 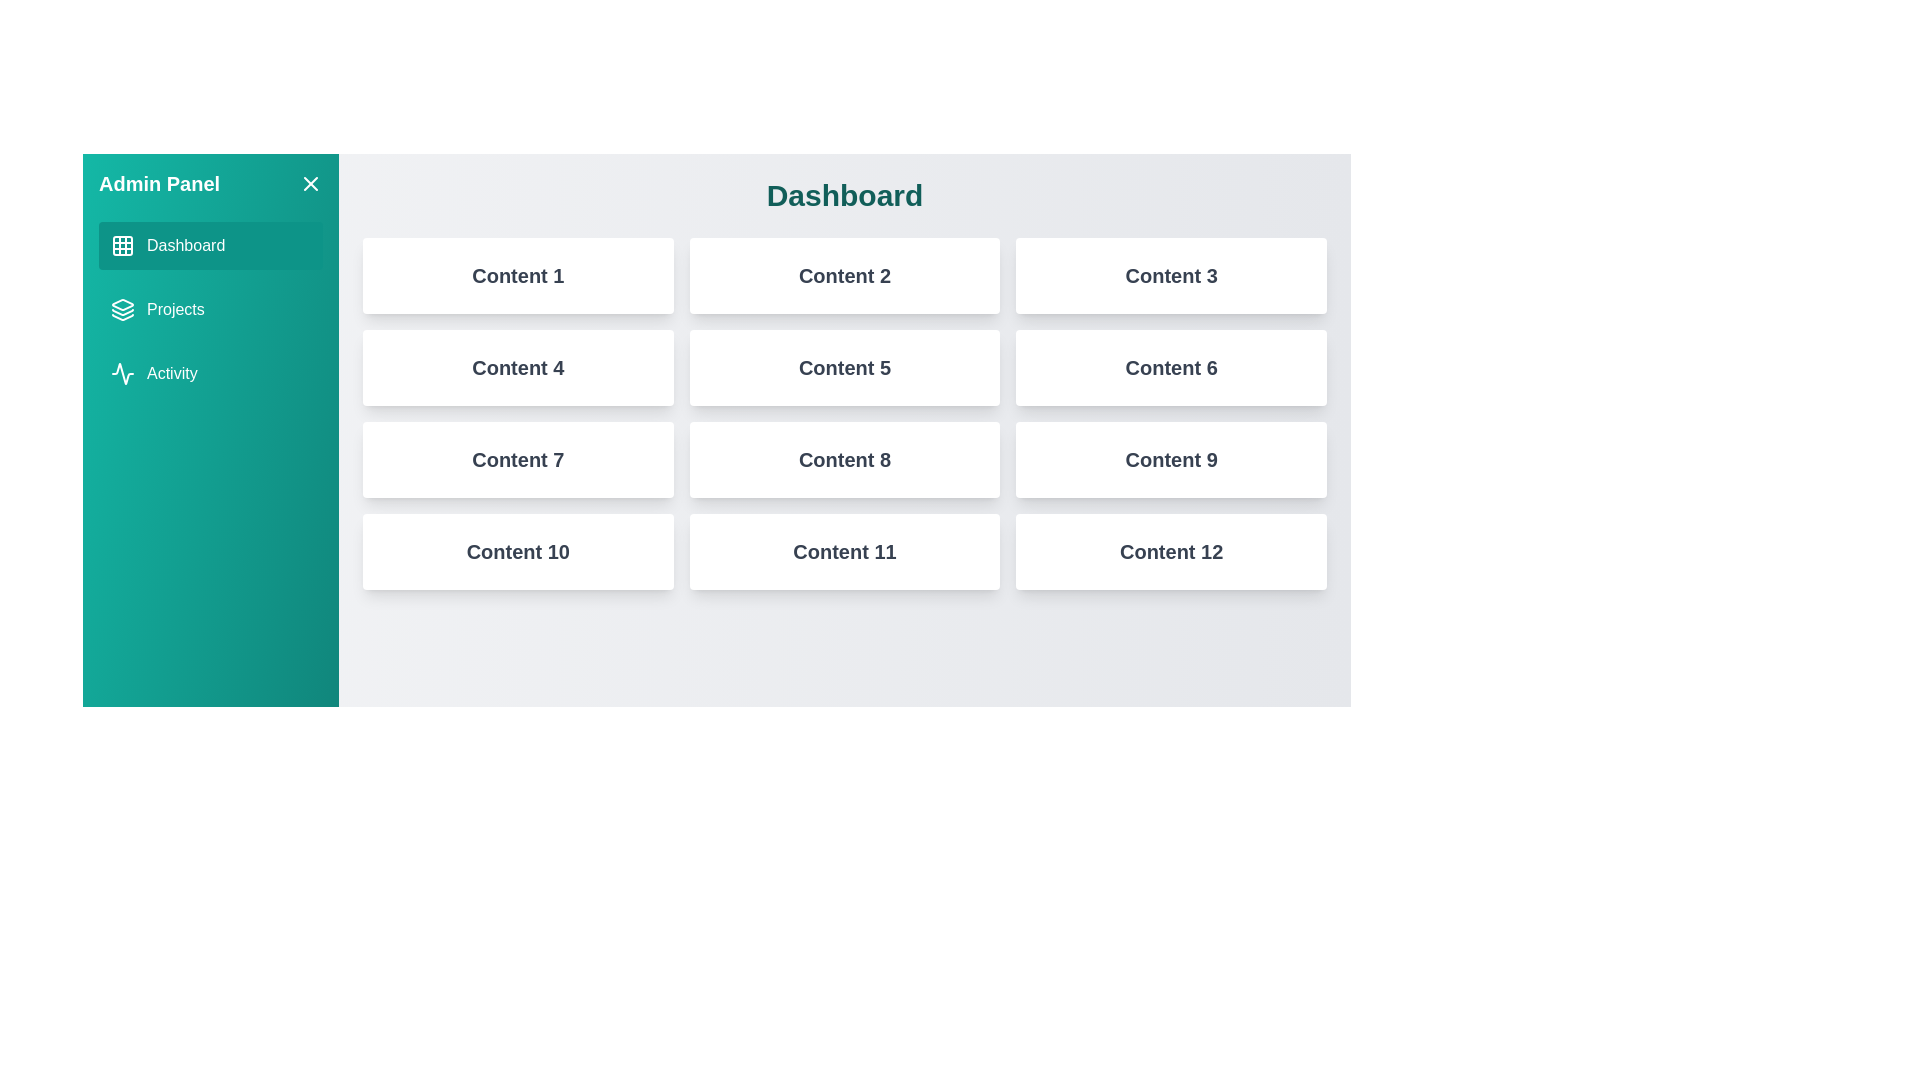 I want to click on the tab Projects from the menu, so click(x=211, y=309).